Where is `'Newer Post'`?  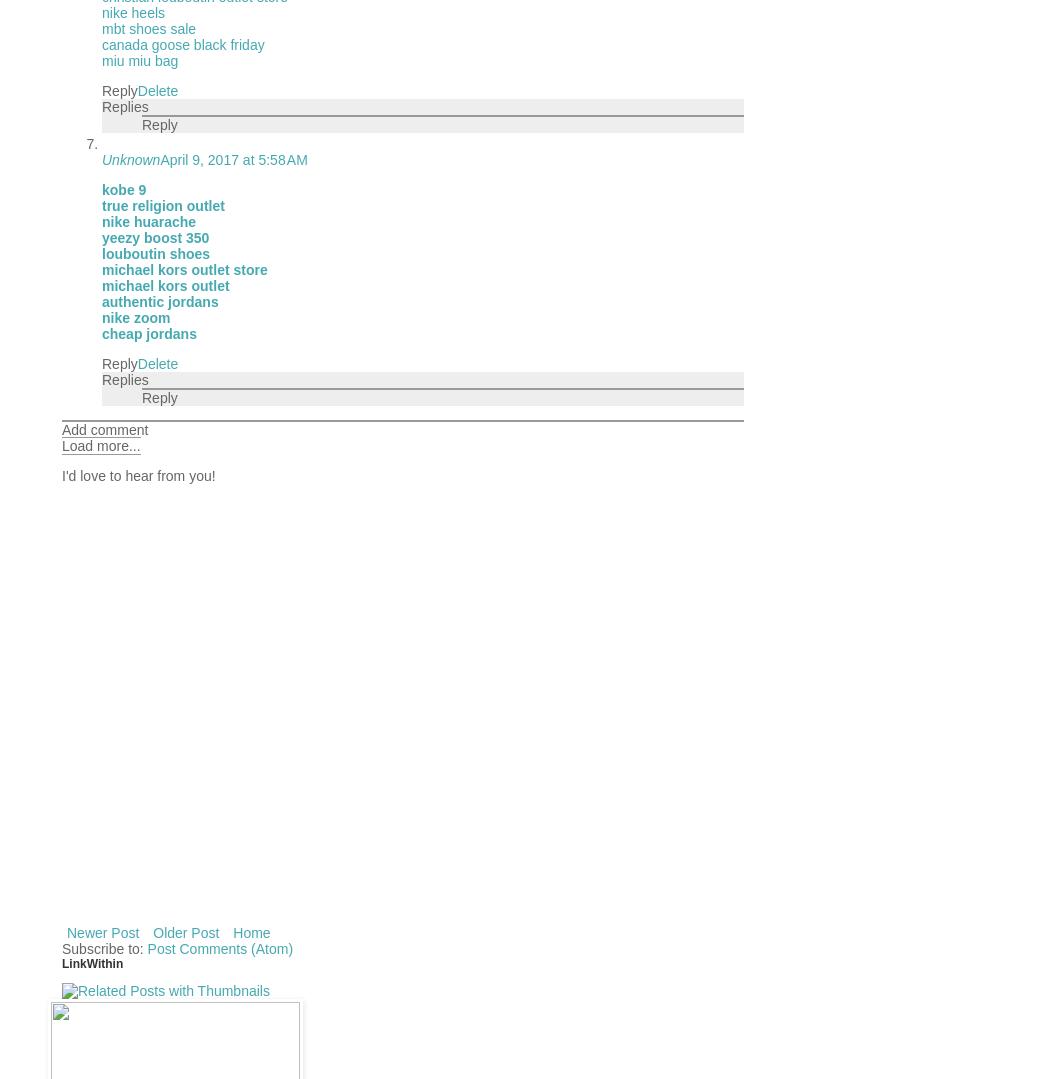 'Newer Post' is located at coordinates (102, 932).